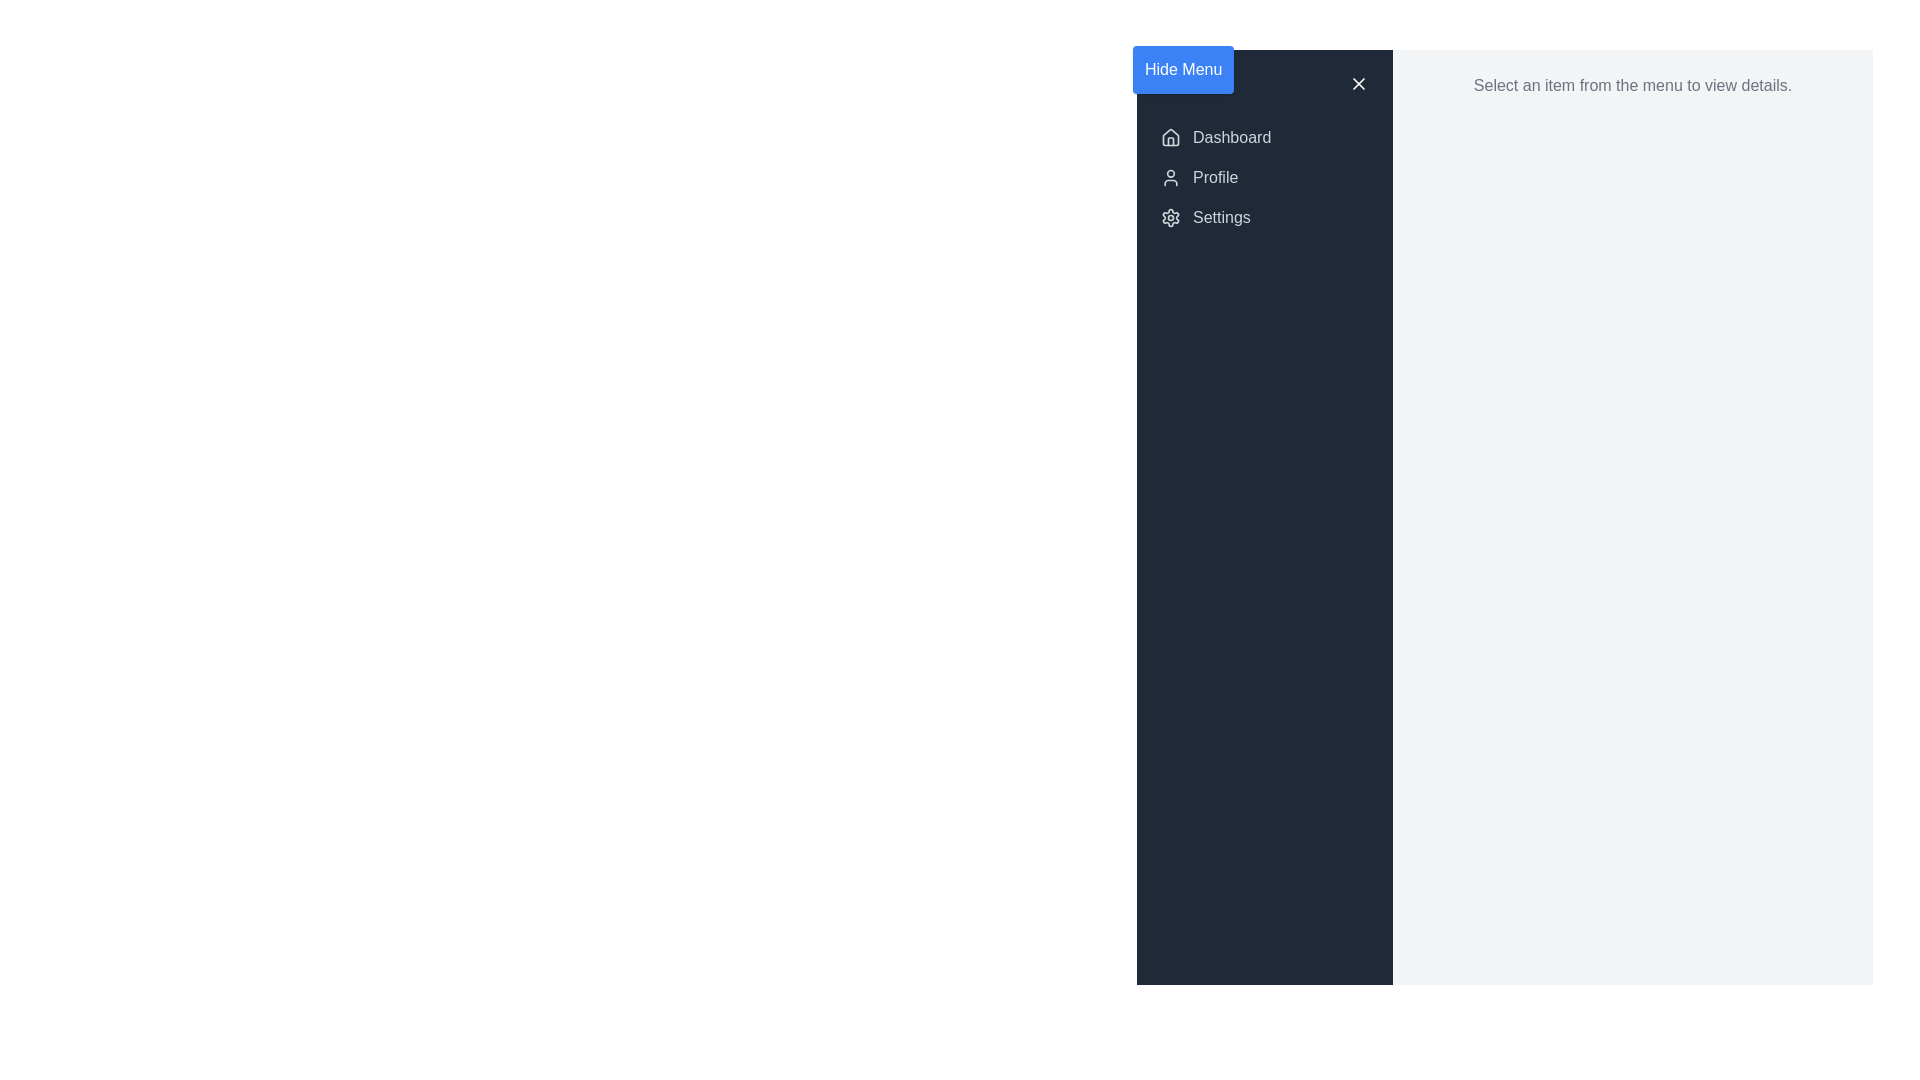 Image resolution: width=1920 pixels, height=1080 pixels. Describe the element at coordinates (1231, 137) in the screenshot. I see `the 'Dashboard' static text label located in the left-side menu on a dark blue background` at that location.